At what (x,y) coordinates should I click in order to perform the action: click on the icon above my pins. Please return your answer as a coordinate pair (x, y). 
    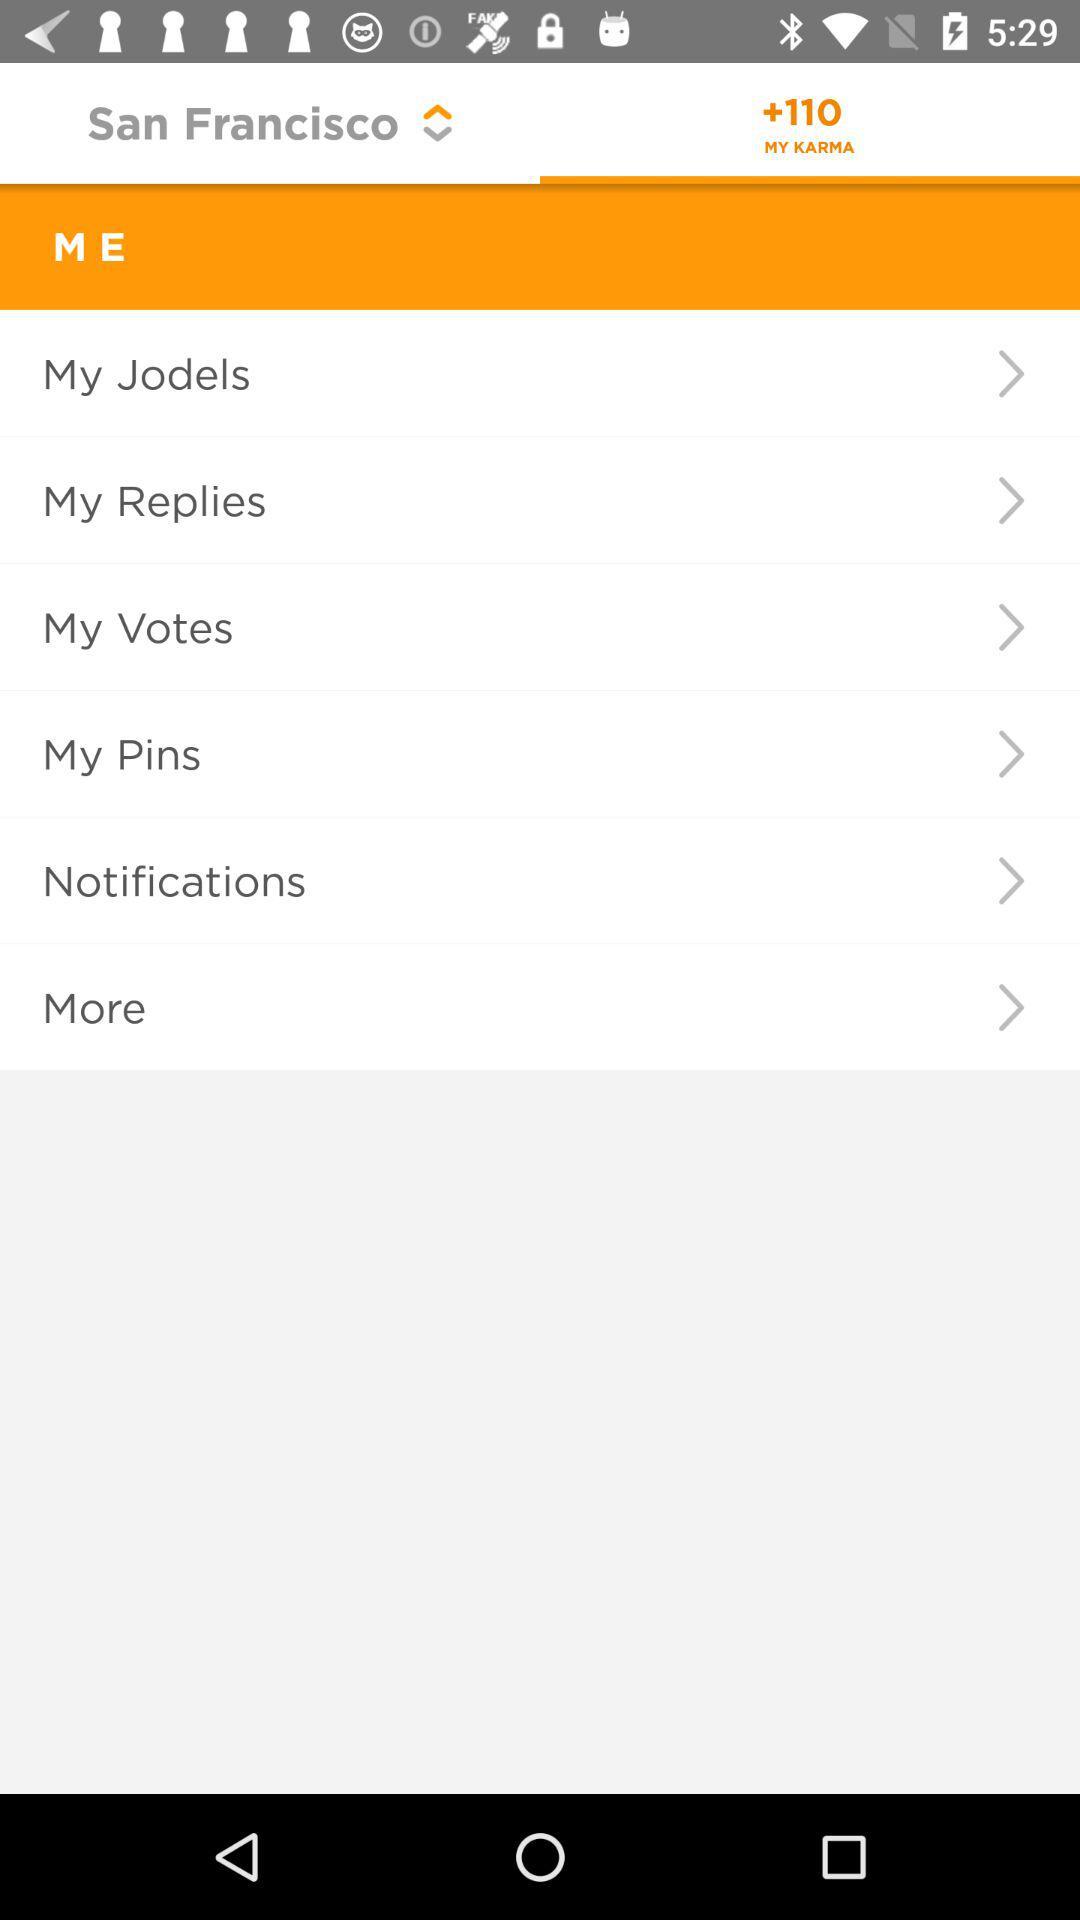
    Looking at the image, I should click on (463, 626).